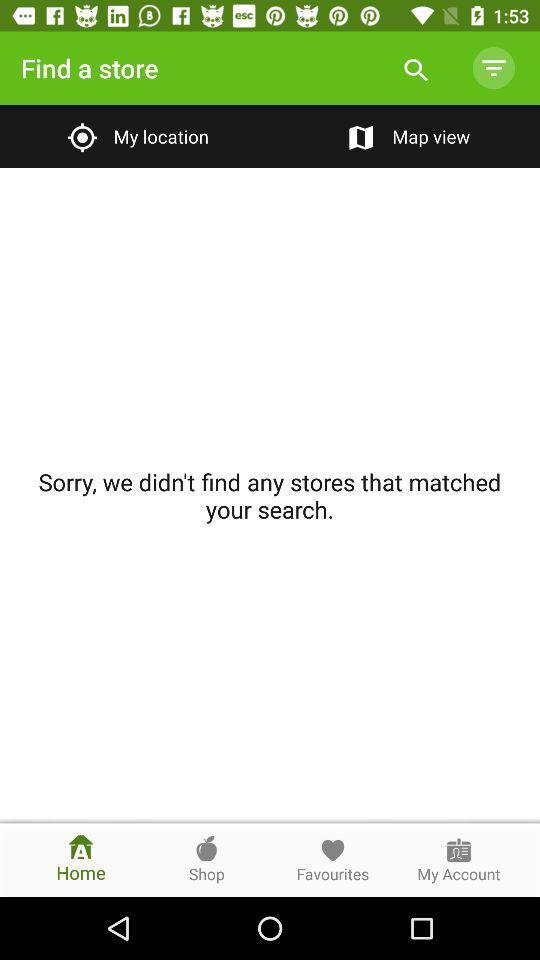 The height and width of the screenshot is (960, 540). I want to click on item next to my location item, so click(405, 135).